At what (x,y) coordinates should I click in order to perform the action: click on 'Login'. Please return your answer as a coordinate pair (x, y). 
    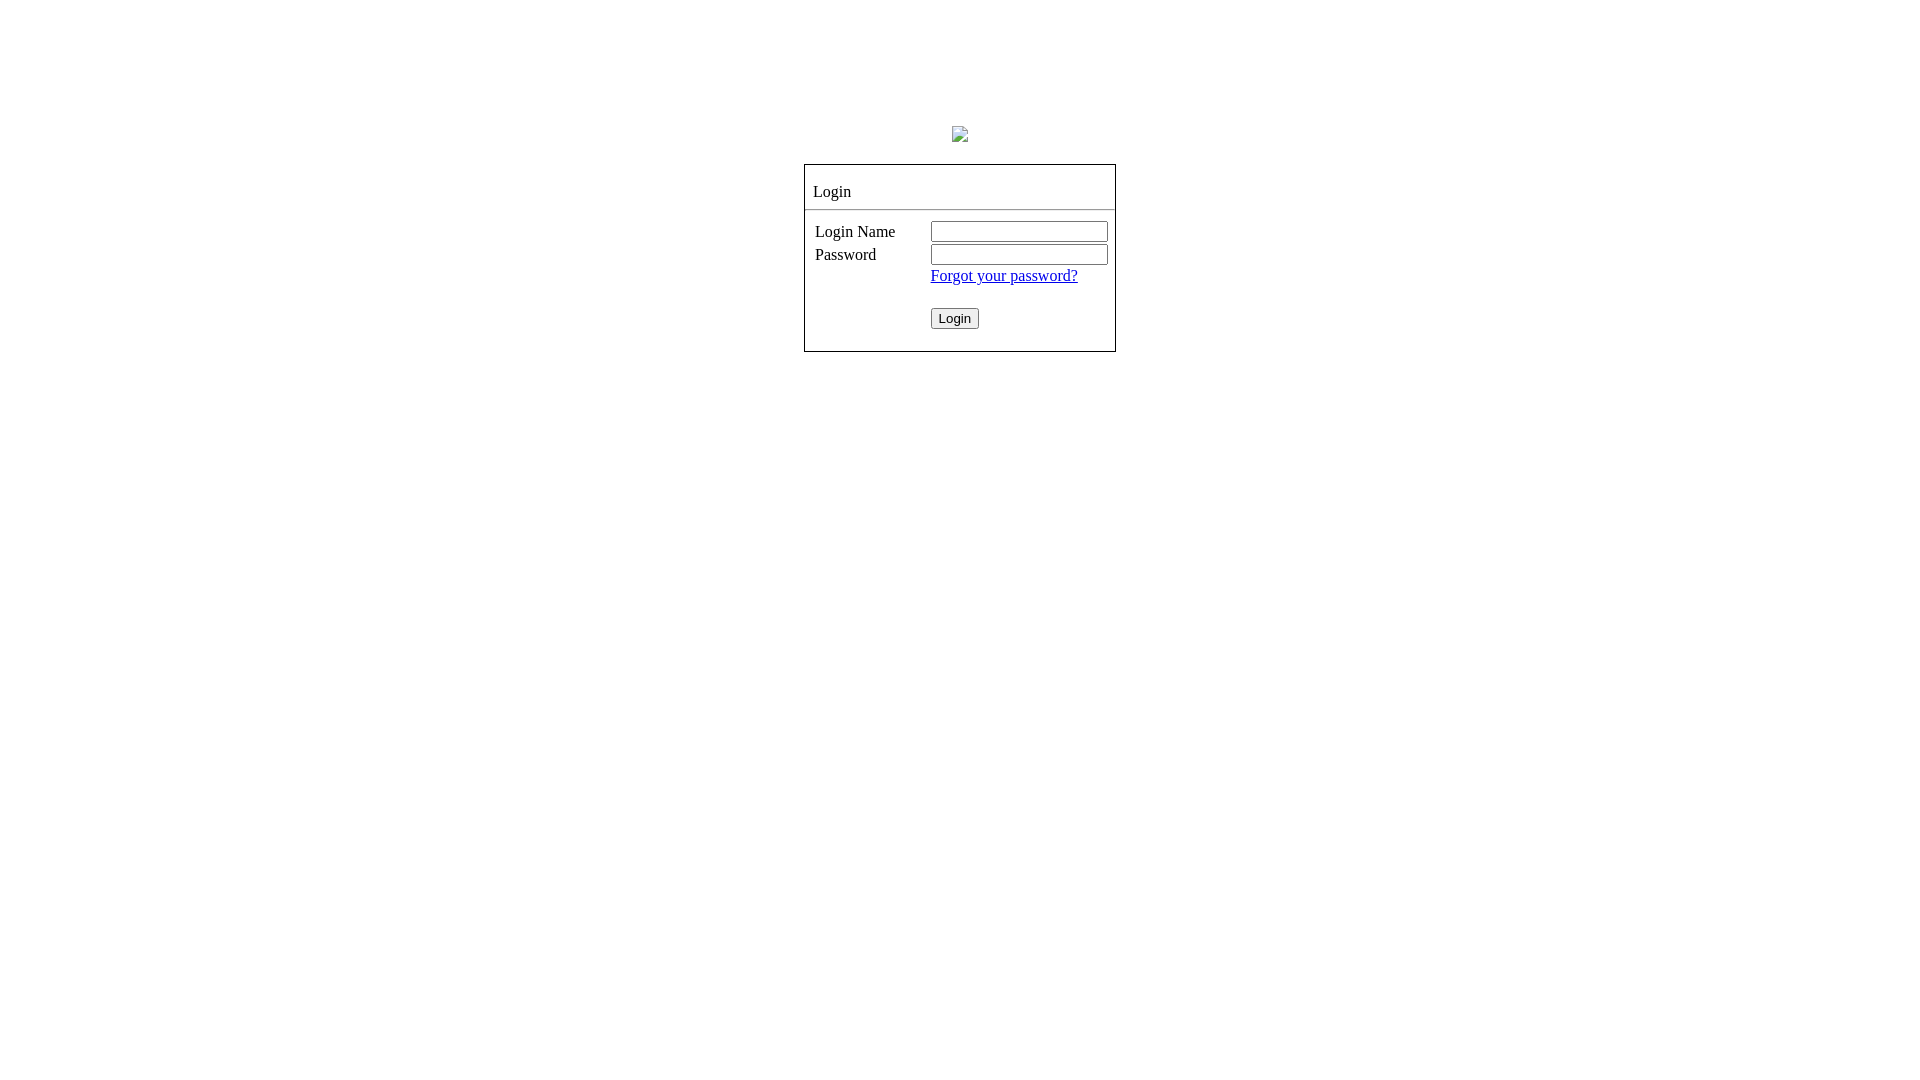
    Looking at the image, I should click on (954, 317).